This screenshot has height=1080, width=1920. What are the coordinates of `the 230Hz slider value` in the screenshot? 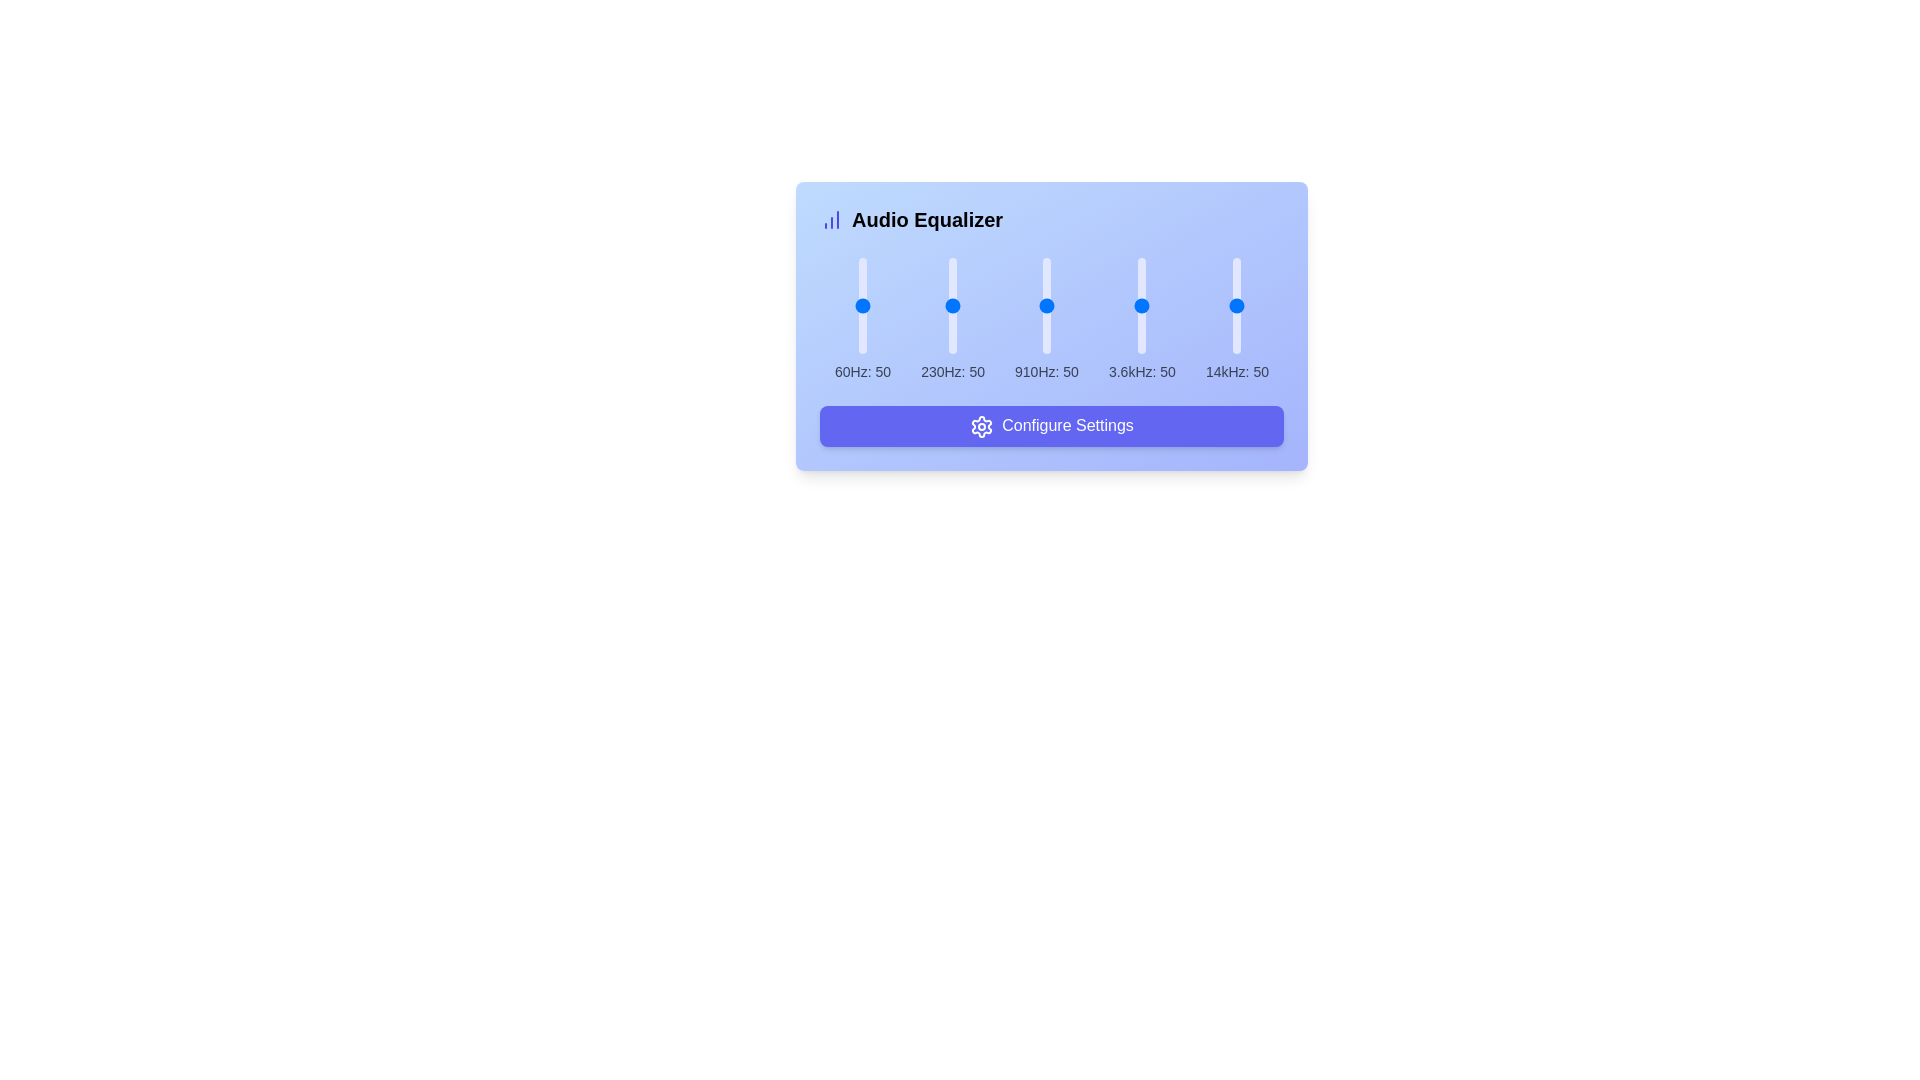 It's located at (952, 320).